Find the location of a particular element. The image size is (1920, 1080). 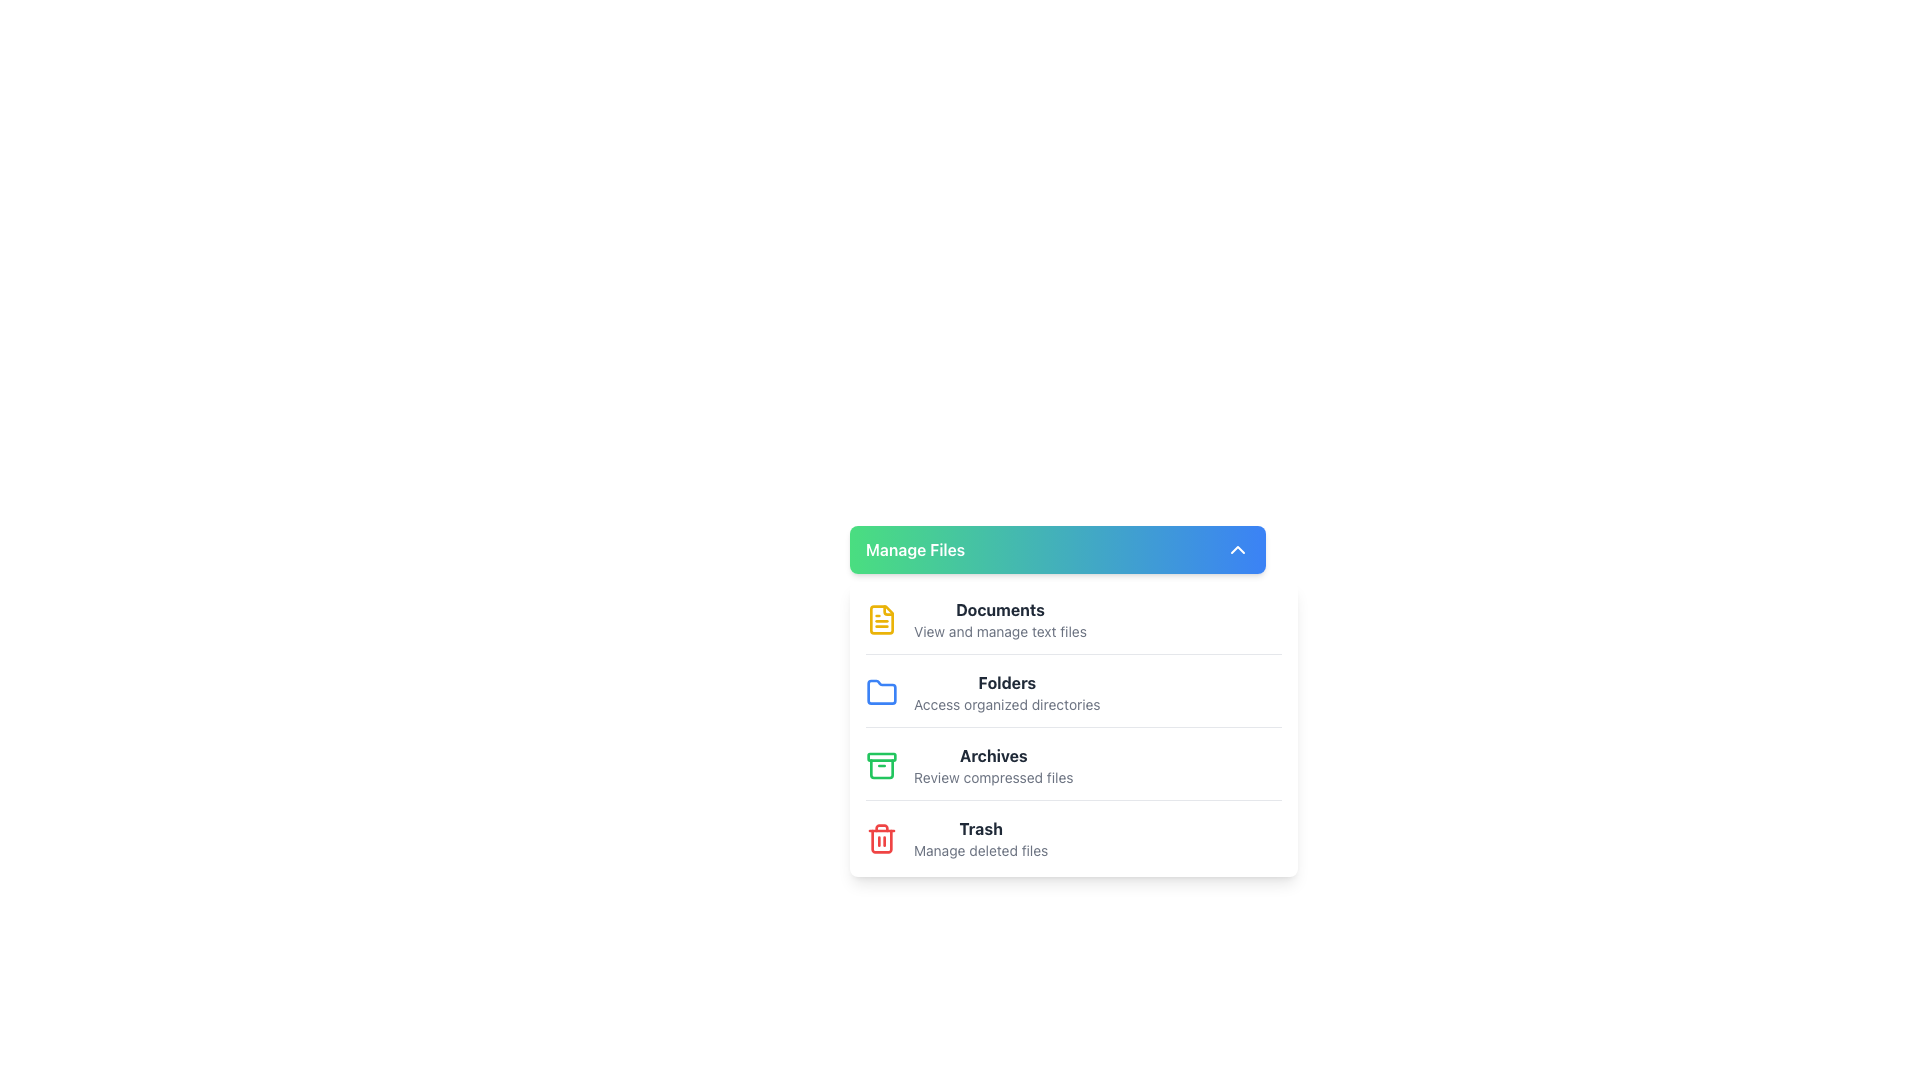

the red trash can icon located in the bottom section of the dropdown menu under the 'Trash' category is located at coordinates (881, 839).